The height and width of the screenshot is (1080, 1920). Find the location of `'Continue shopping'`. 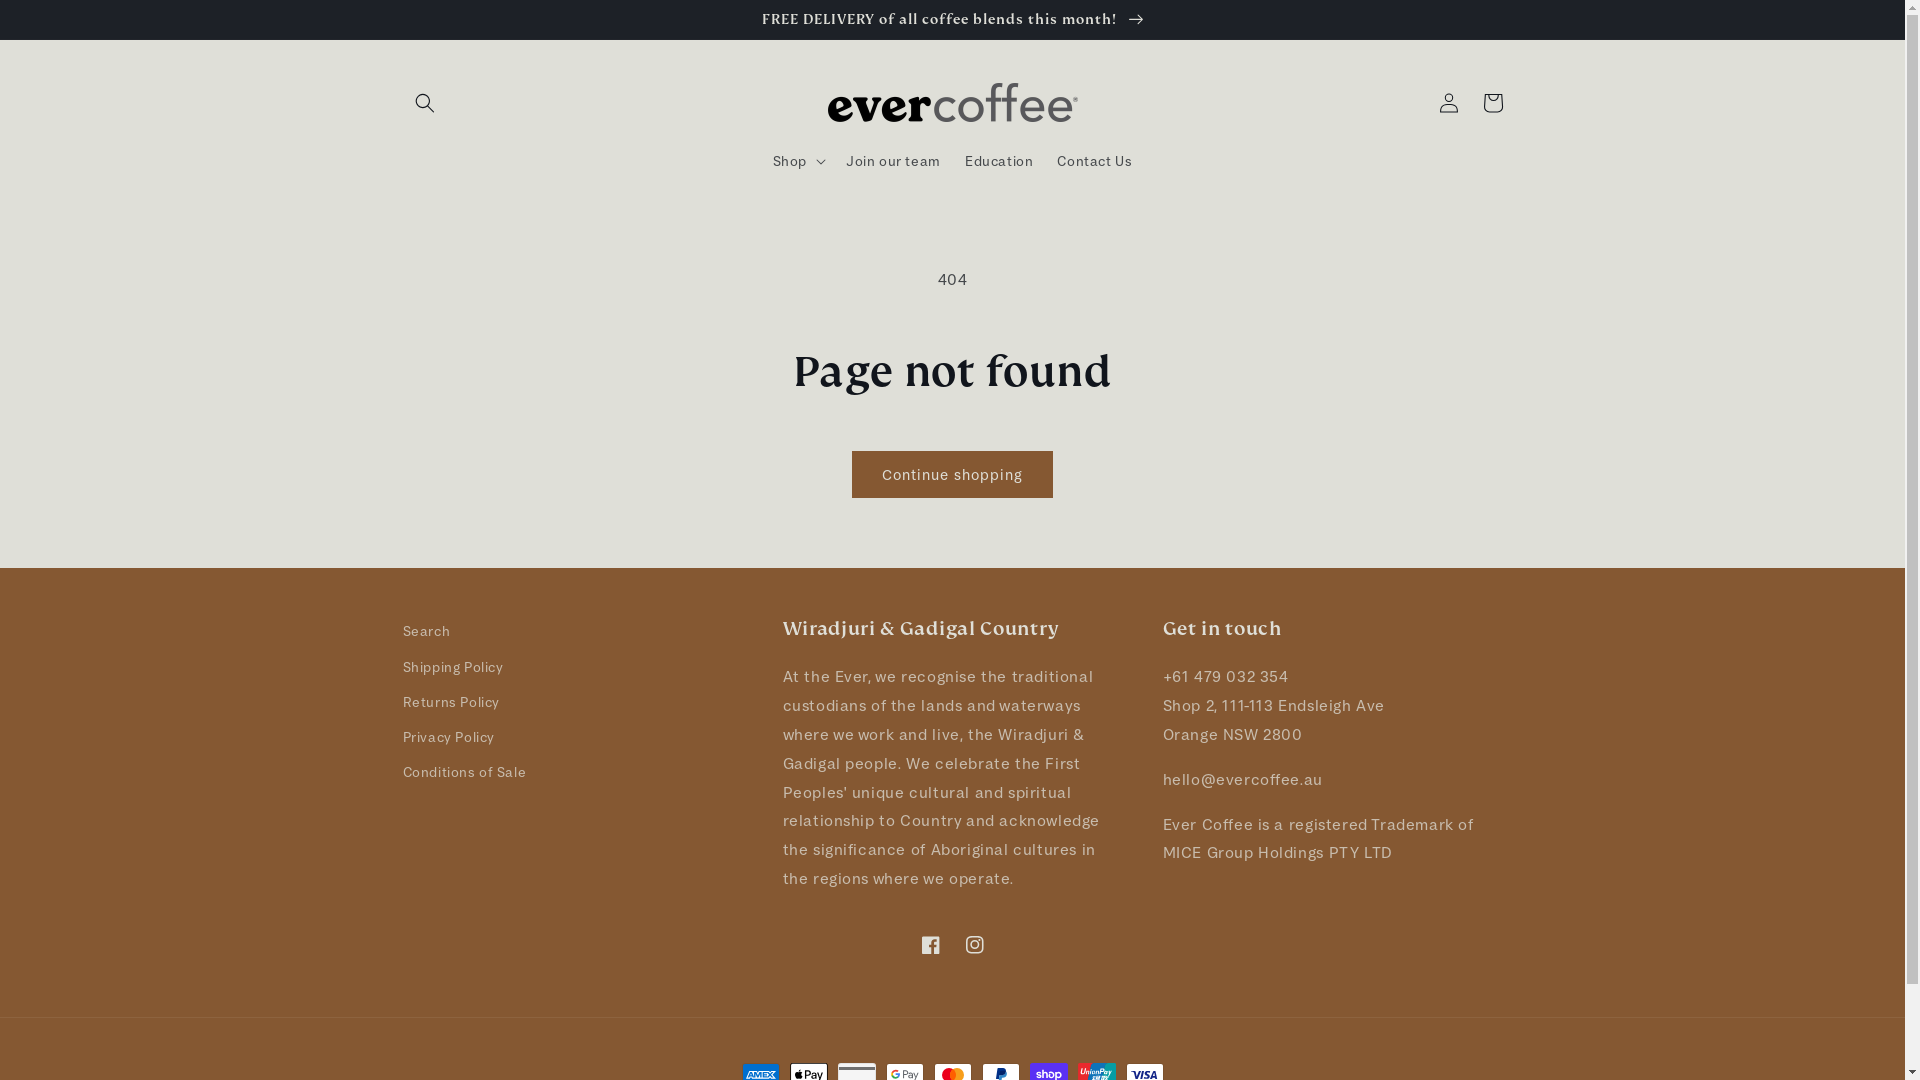

'Continue shopping' is located at coordinates (951, 474).